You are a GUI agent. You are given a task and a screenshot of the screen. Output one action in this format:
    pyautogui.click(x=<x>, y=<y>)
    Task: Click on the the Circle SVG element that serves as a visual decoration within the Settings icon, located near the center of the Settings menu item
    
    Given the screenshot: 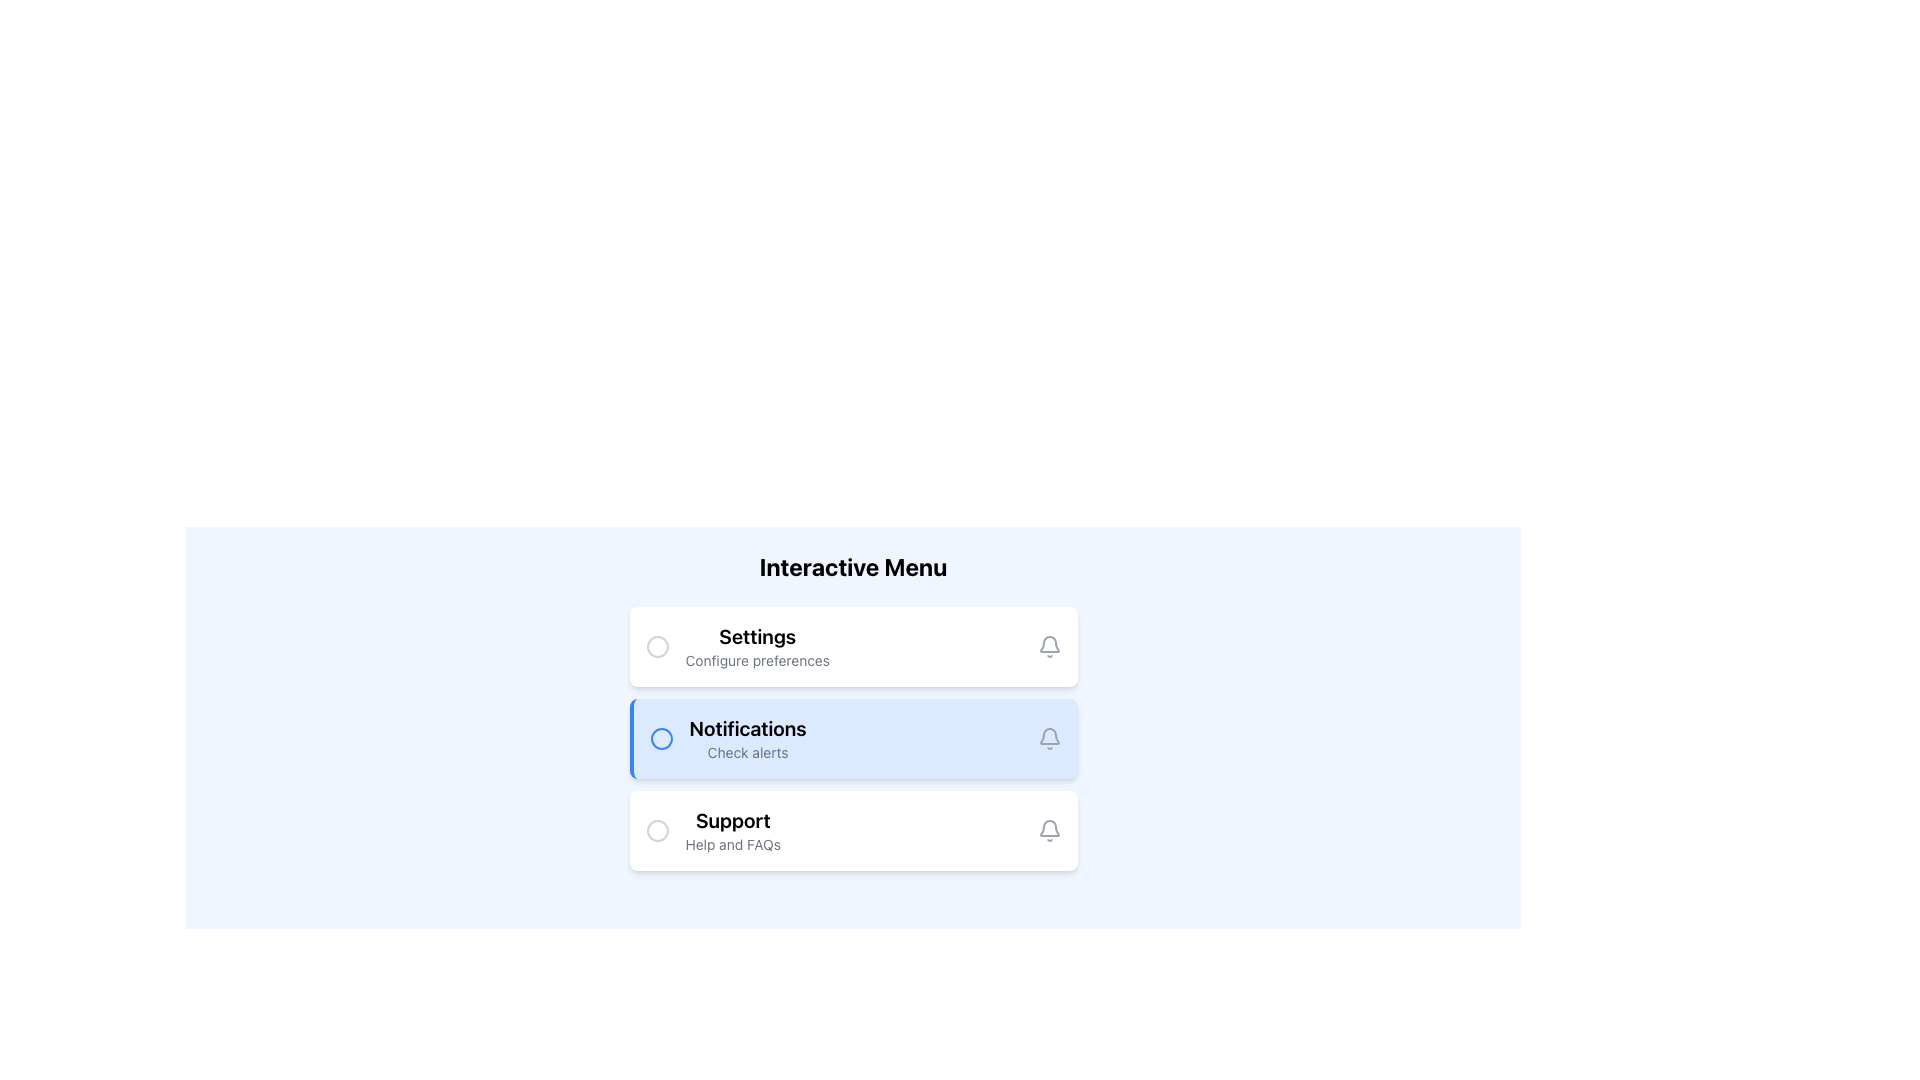 What is the action you would take?
    pyautogui.click(x=657, y=647)
    